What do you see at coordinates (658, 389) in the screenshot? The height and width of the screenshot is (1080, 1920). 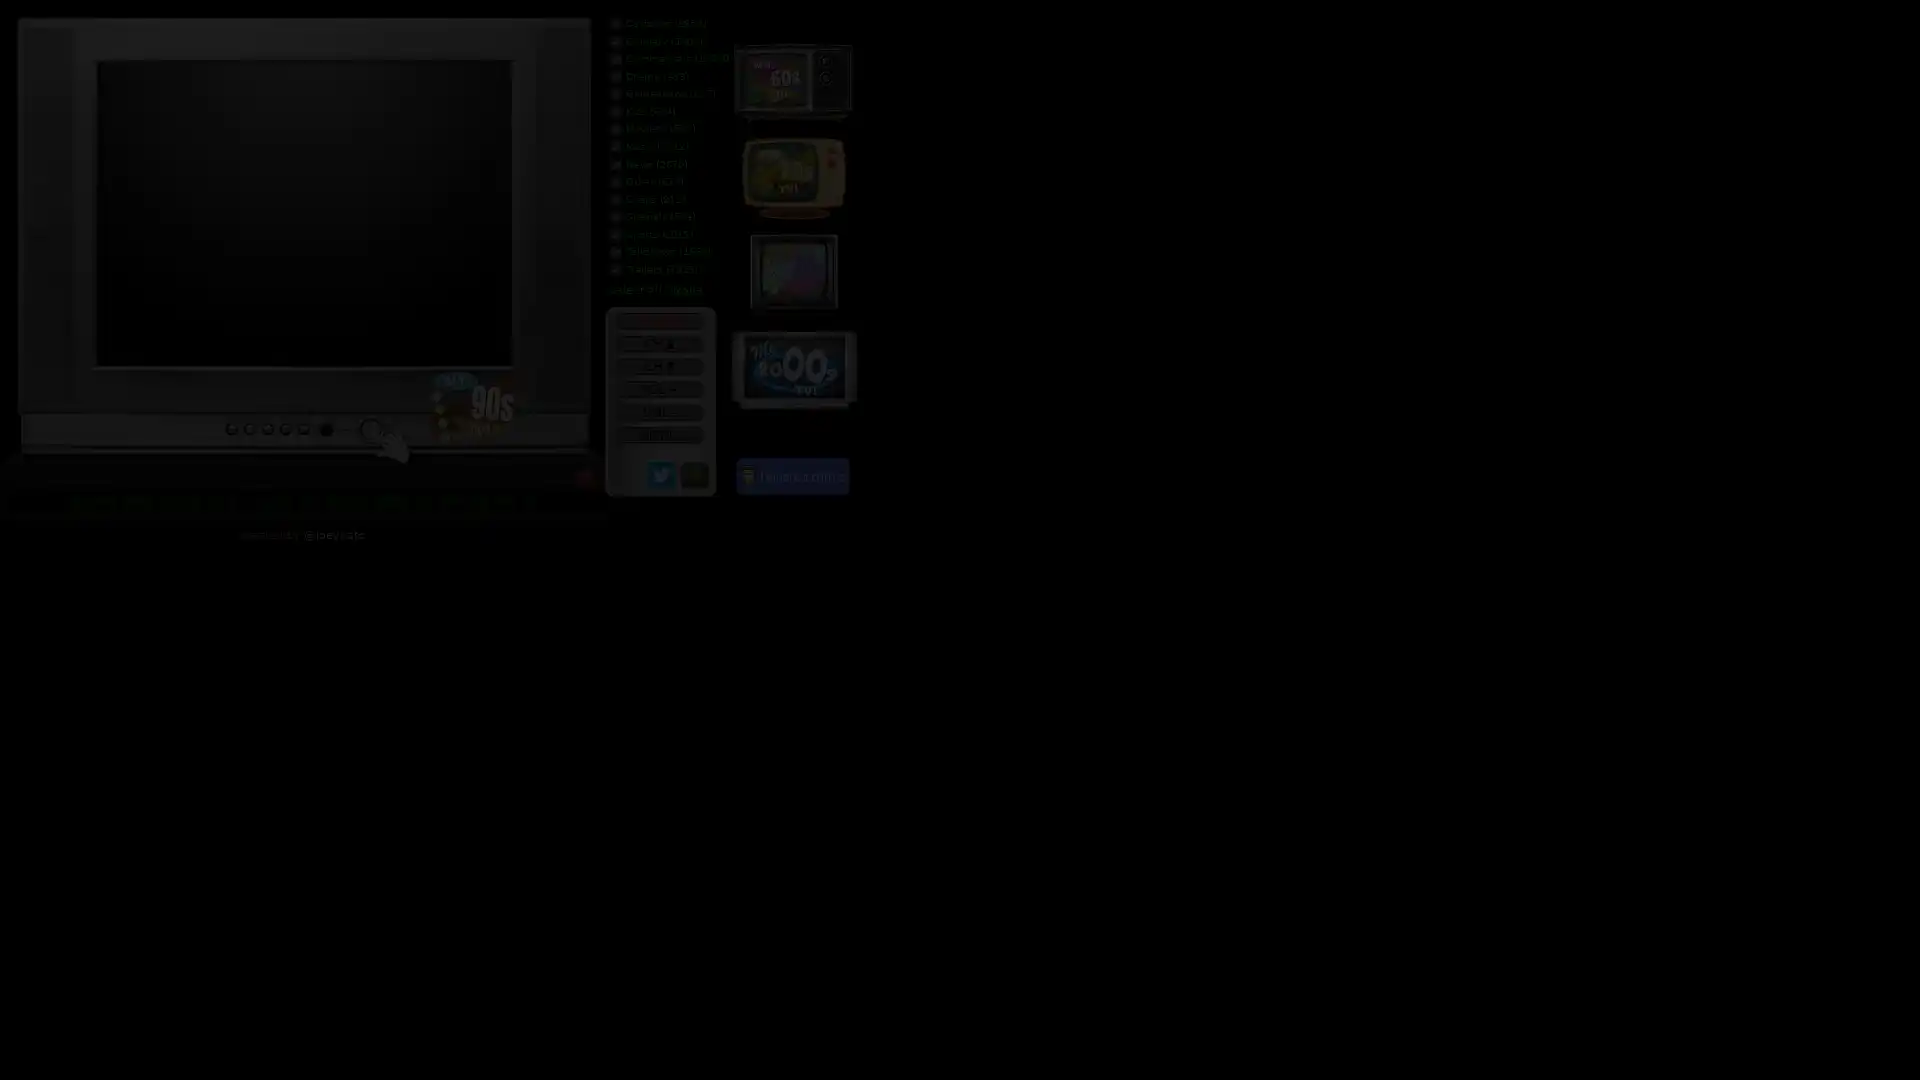 I see `VOL +` at bounding box center [658, 389].